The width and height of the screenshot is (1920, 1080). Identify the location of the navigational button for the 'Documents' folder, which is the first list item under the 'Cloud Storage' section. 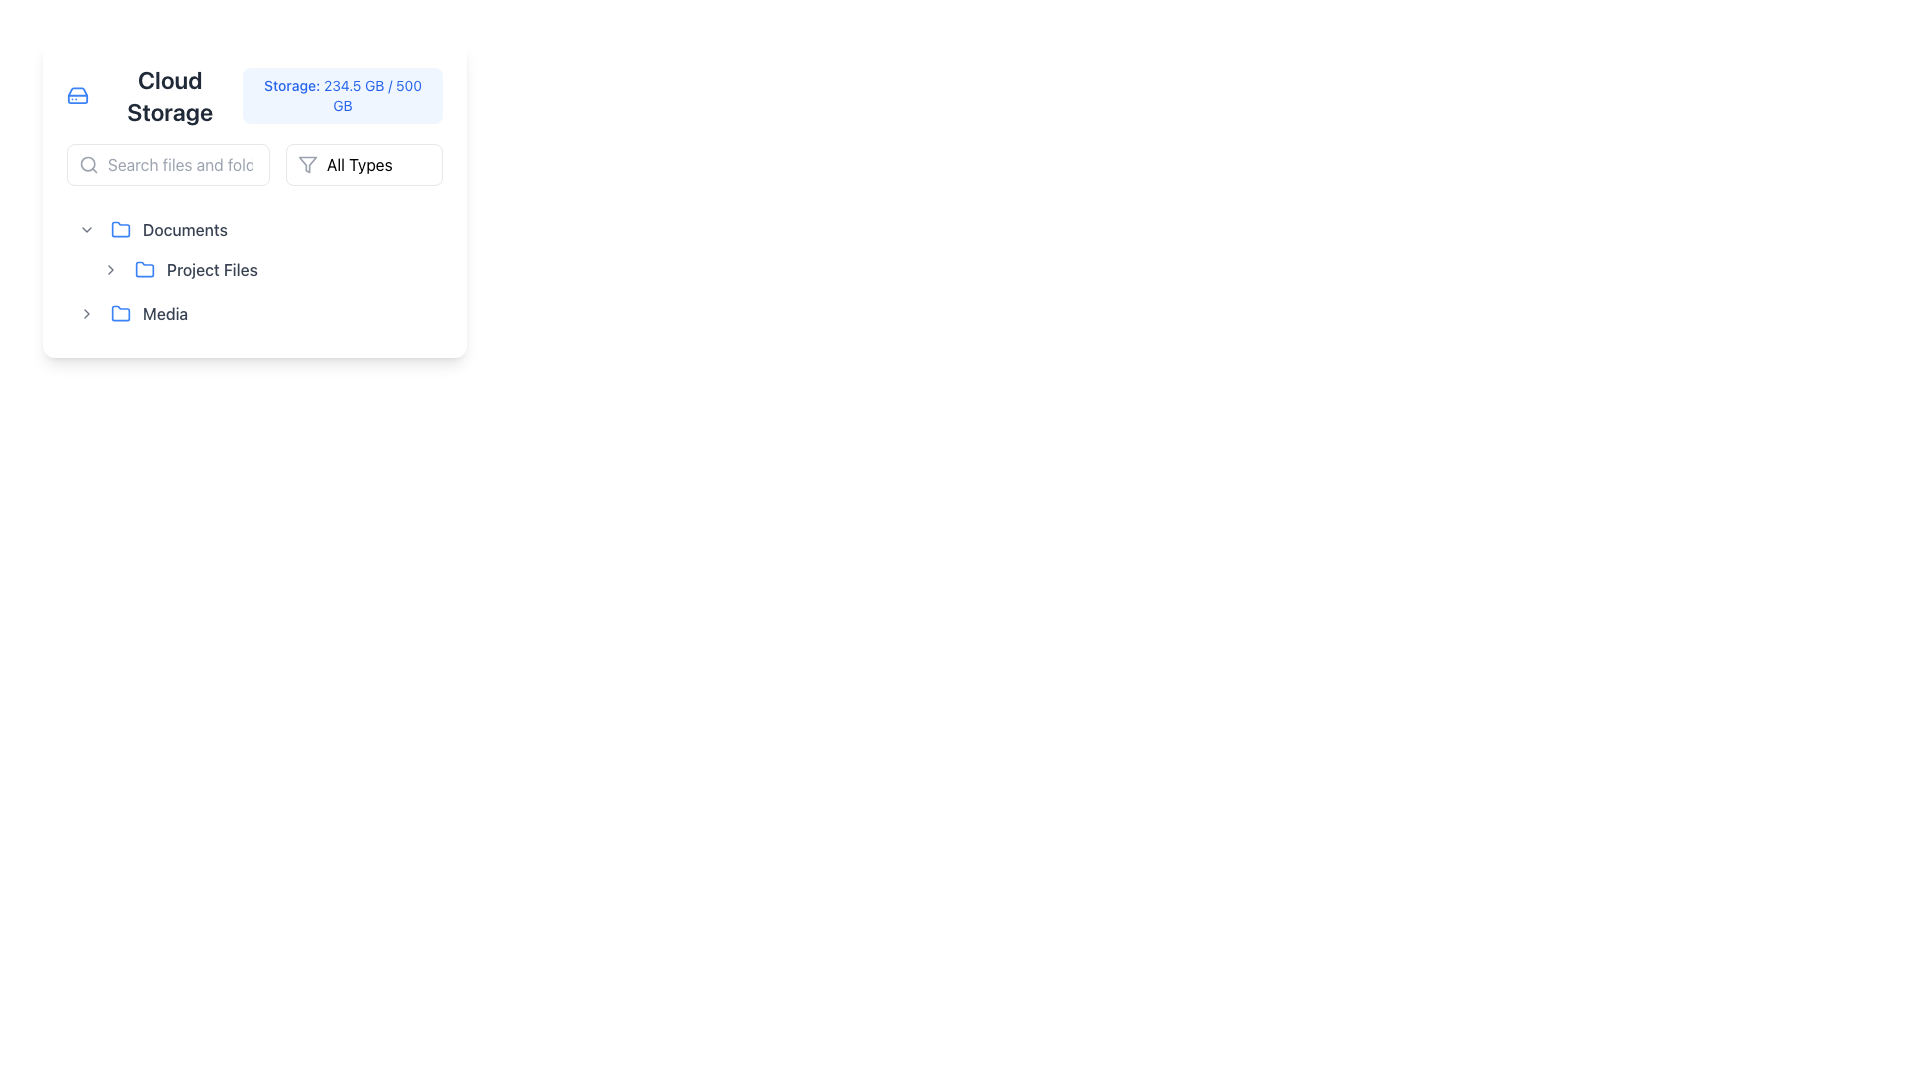
(253, 229).